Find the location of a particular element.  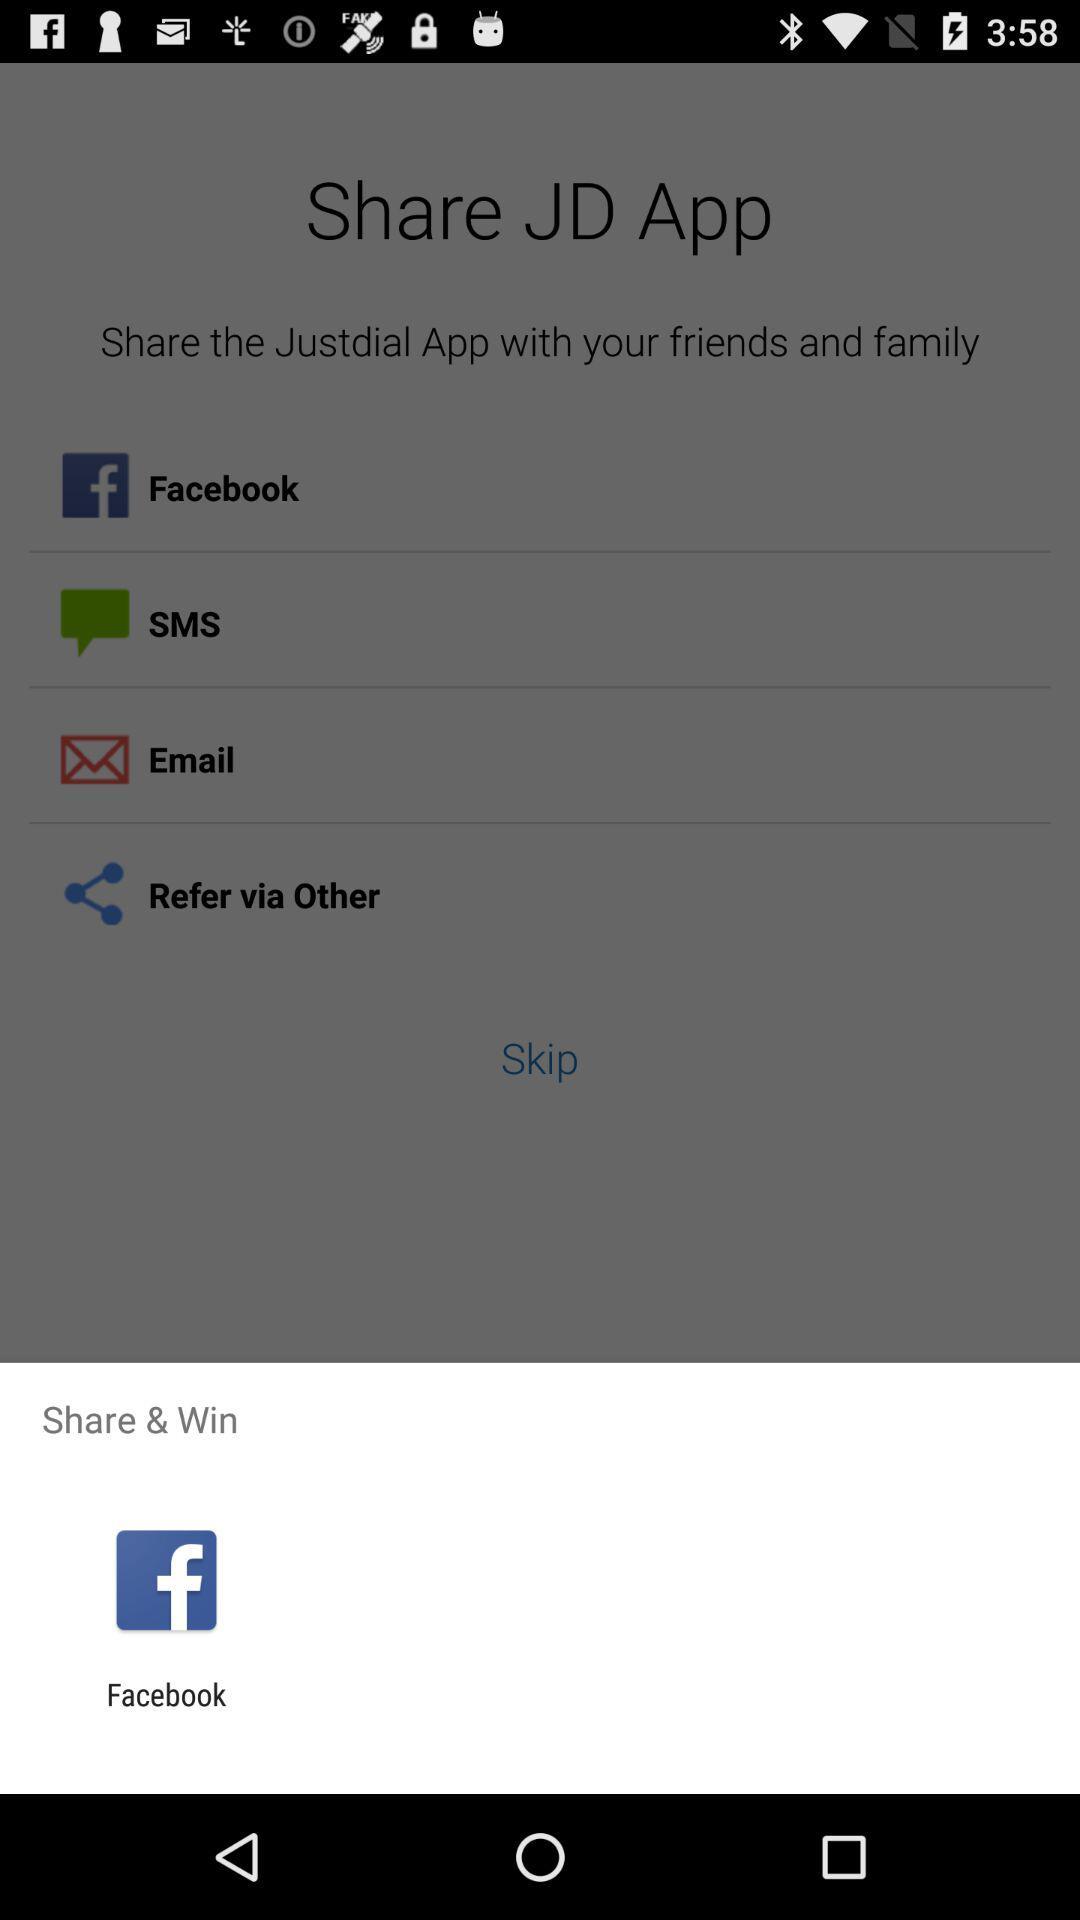

icon above the facebook icon is located at coordinates (165, 1579).